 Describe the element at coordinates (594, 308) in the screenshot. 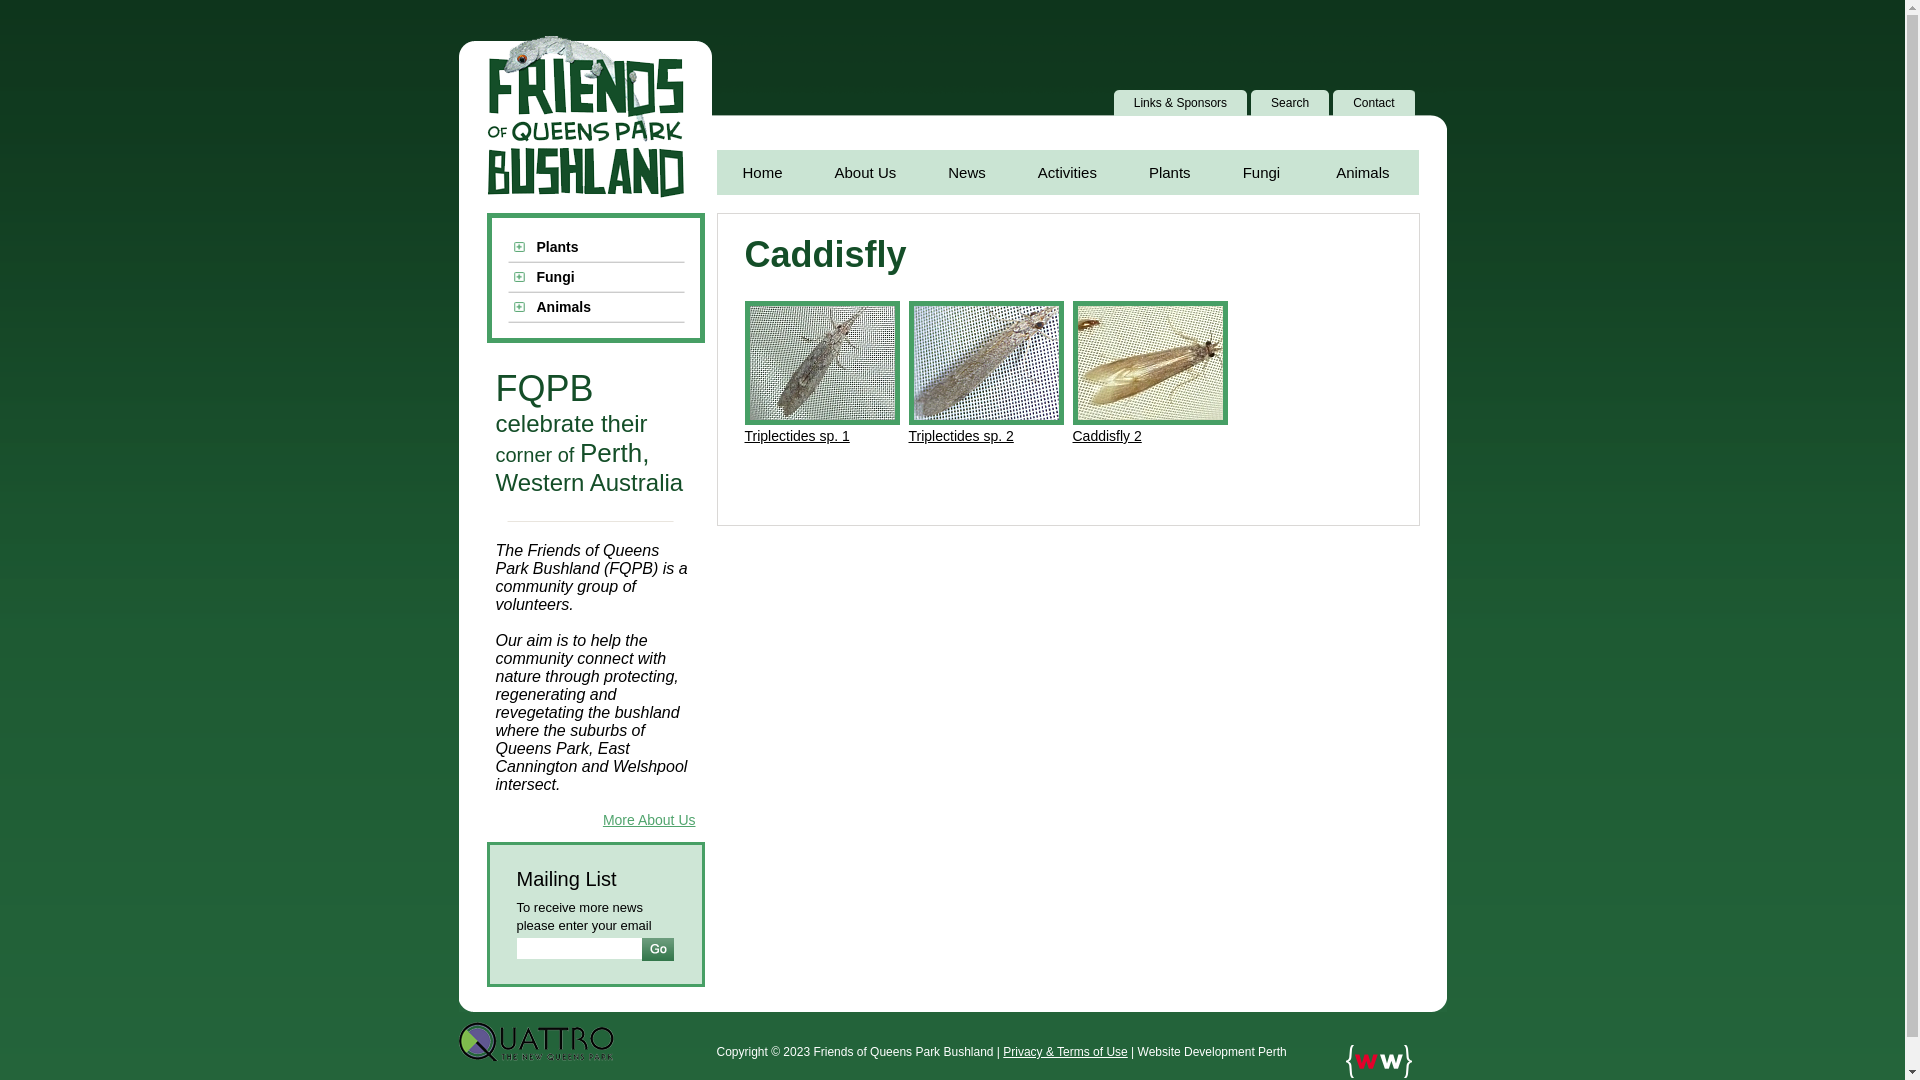

I see `'Animals'` at that location.